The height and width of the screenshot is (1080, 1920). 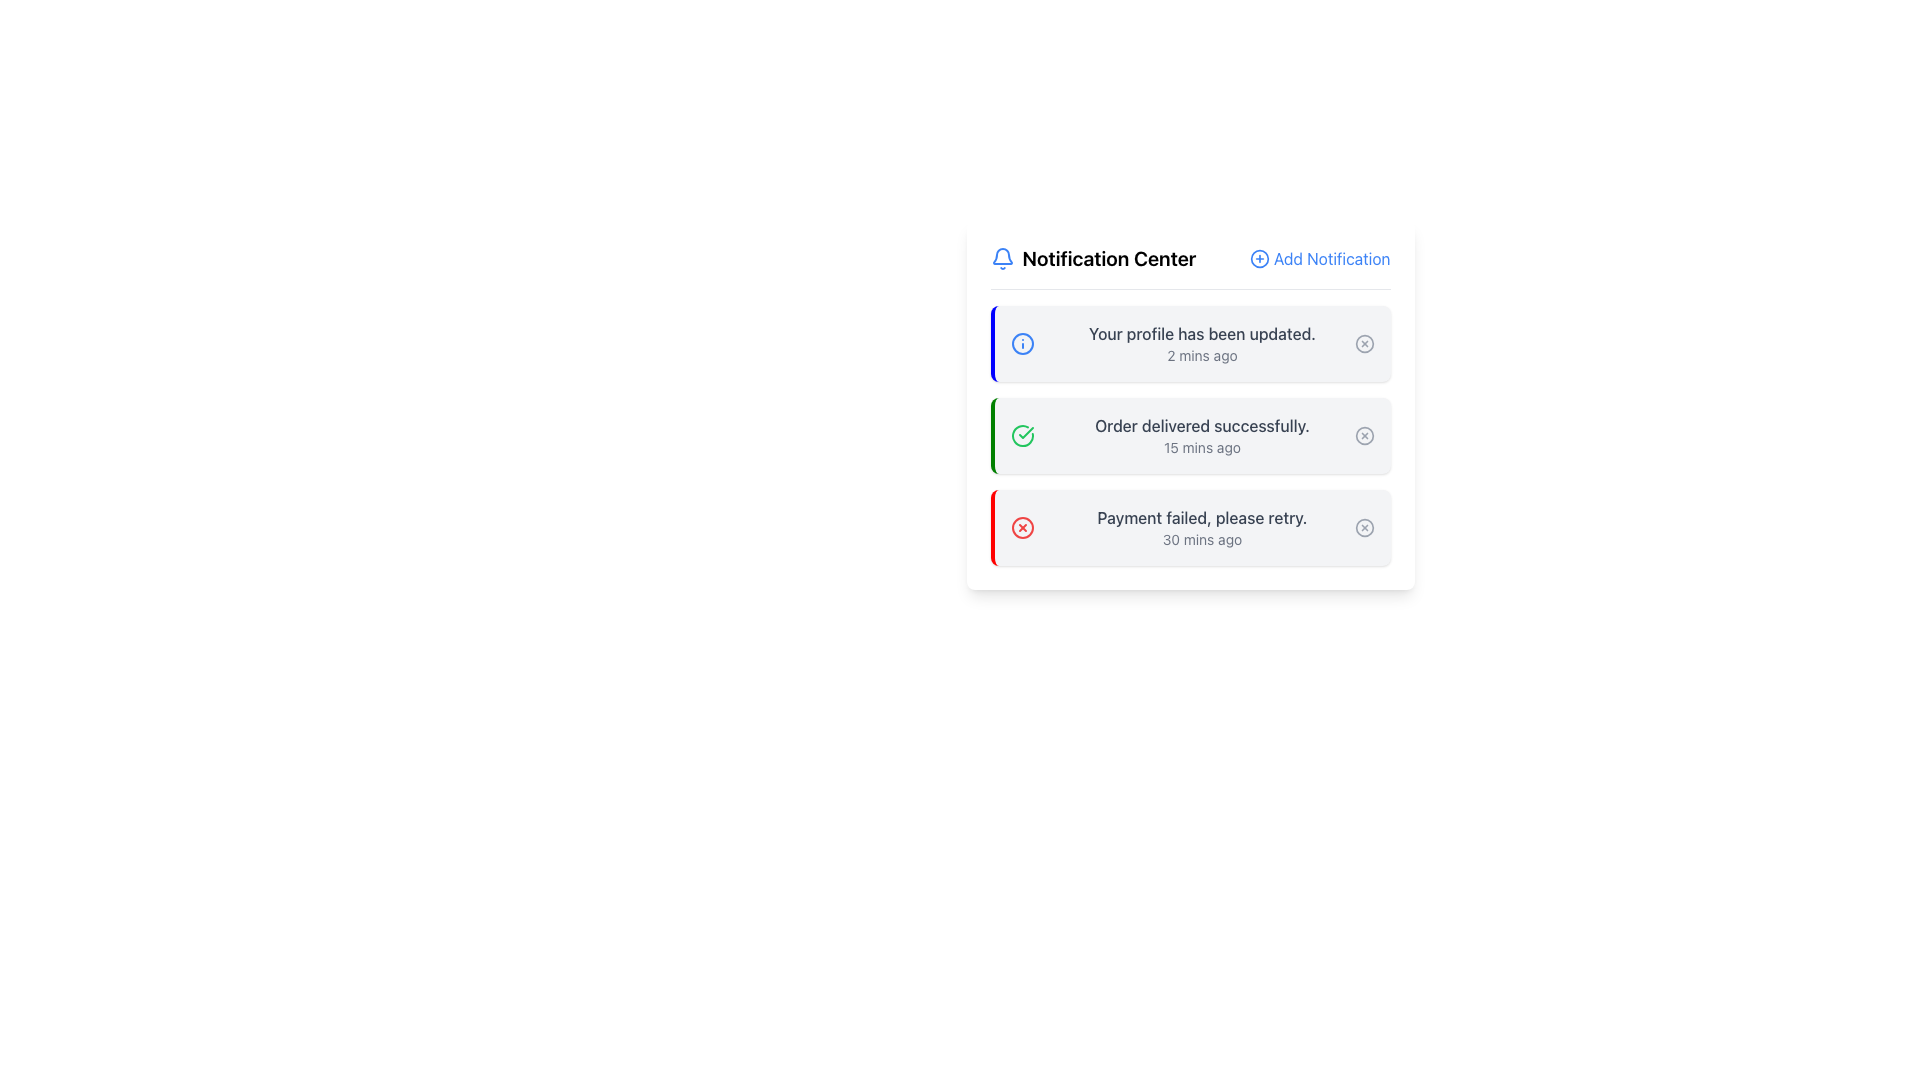 I want to click on the notification message indicating a recent profile update, which is the first item in the vertical list of notifications in the notification center panel, so click(x=1201, y=342).